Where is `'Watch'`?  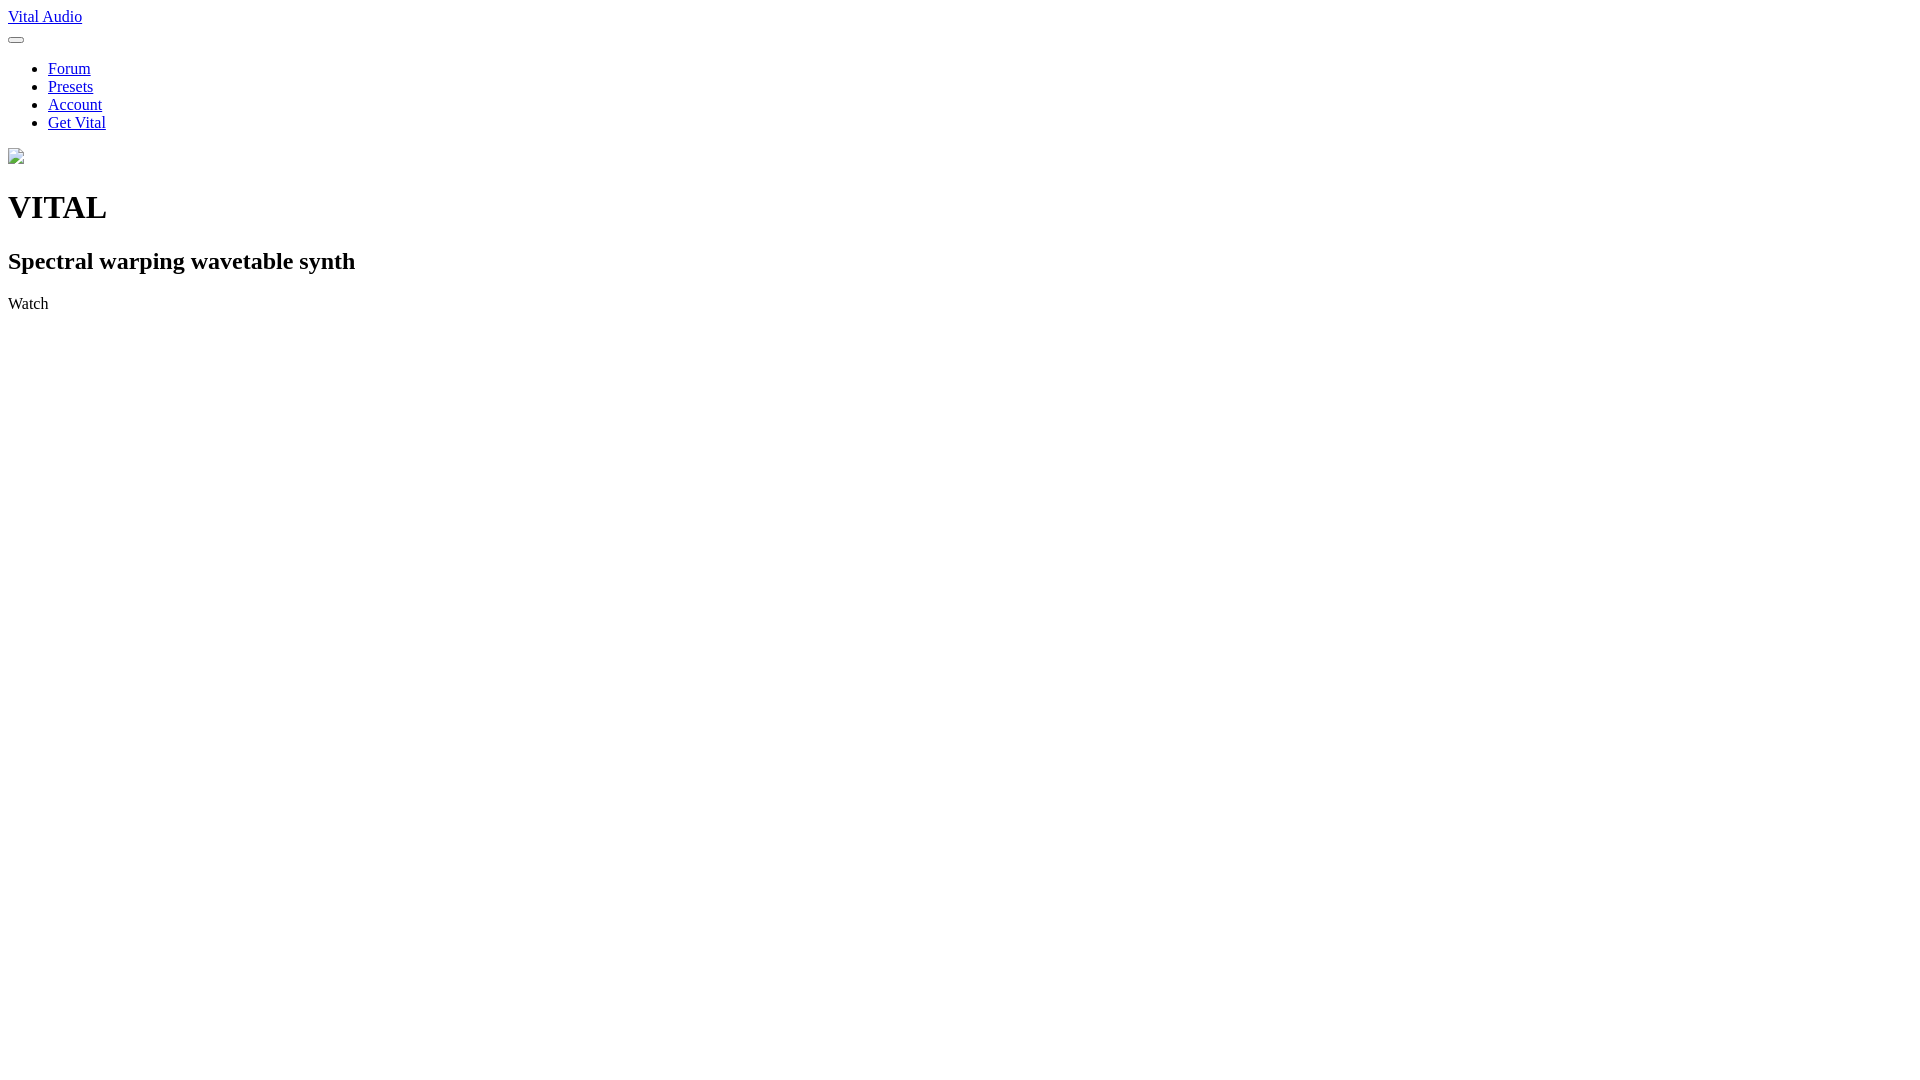 'Watch' is located at coordinates (960, 304).